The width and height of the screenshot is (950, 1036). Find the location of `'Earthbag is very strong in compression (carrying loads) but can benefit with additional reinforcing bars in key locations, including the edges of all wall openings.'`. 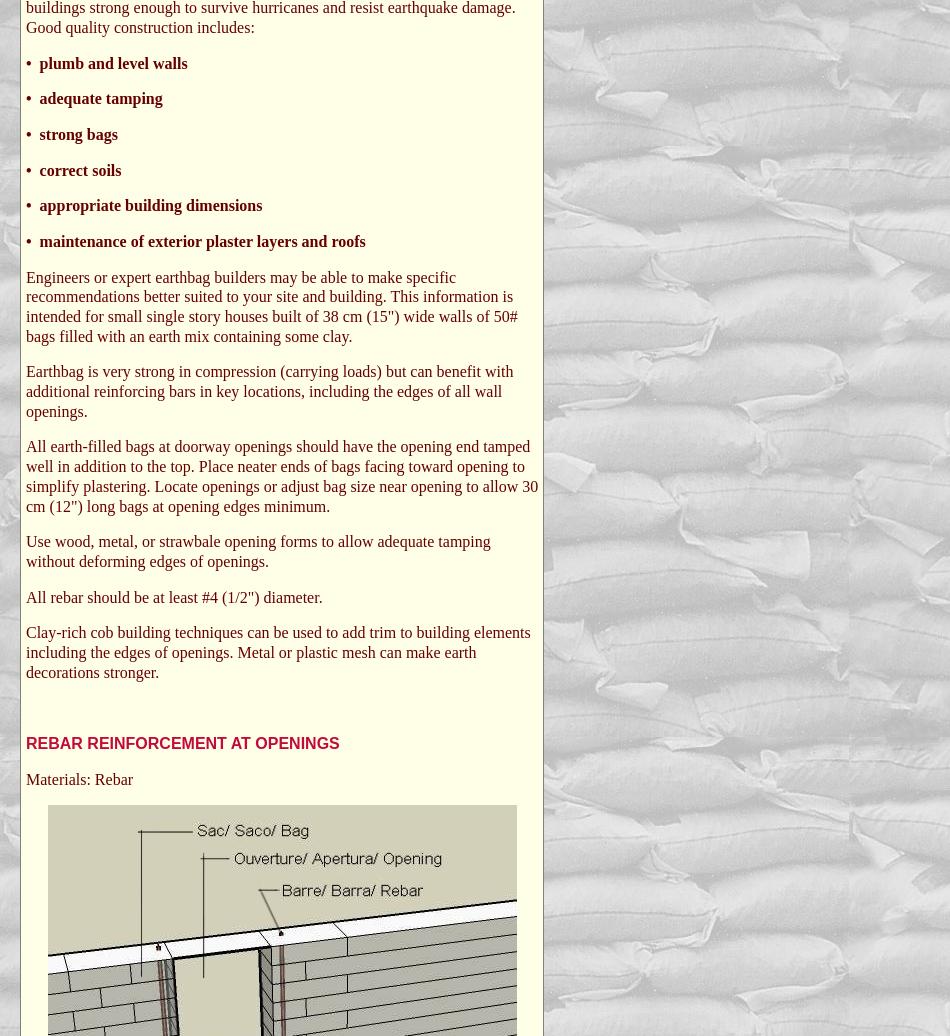

'Earthbag is very strong in compression (carrying loads) but can benefit with additional reinforcing bars in key locations, including the edges of all wall openings.' is located at coordinates (26, 390).